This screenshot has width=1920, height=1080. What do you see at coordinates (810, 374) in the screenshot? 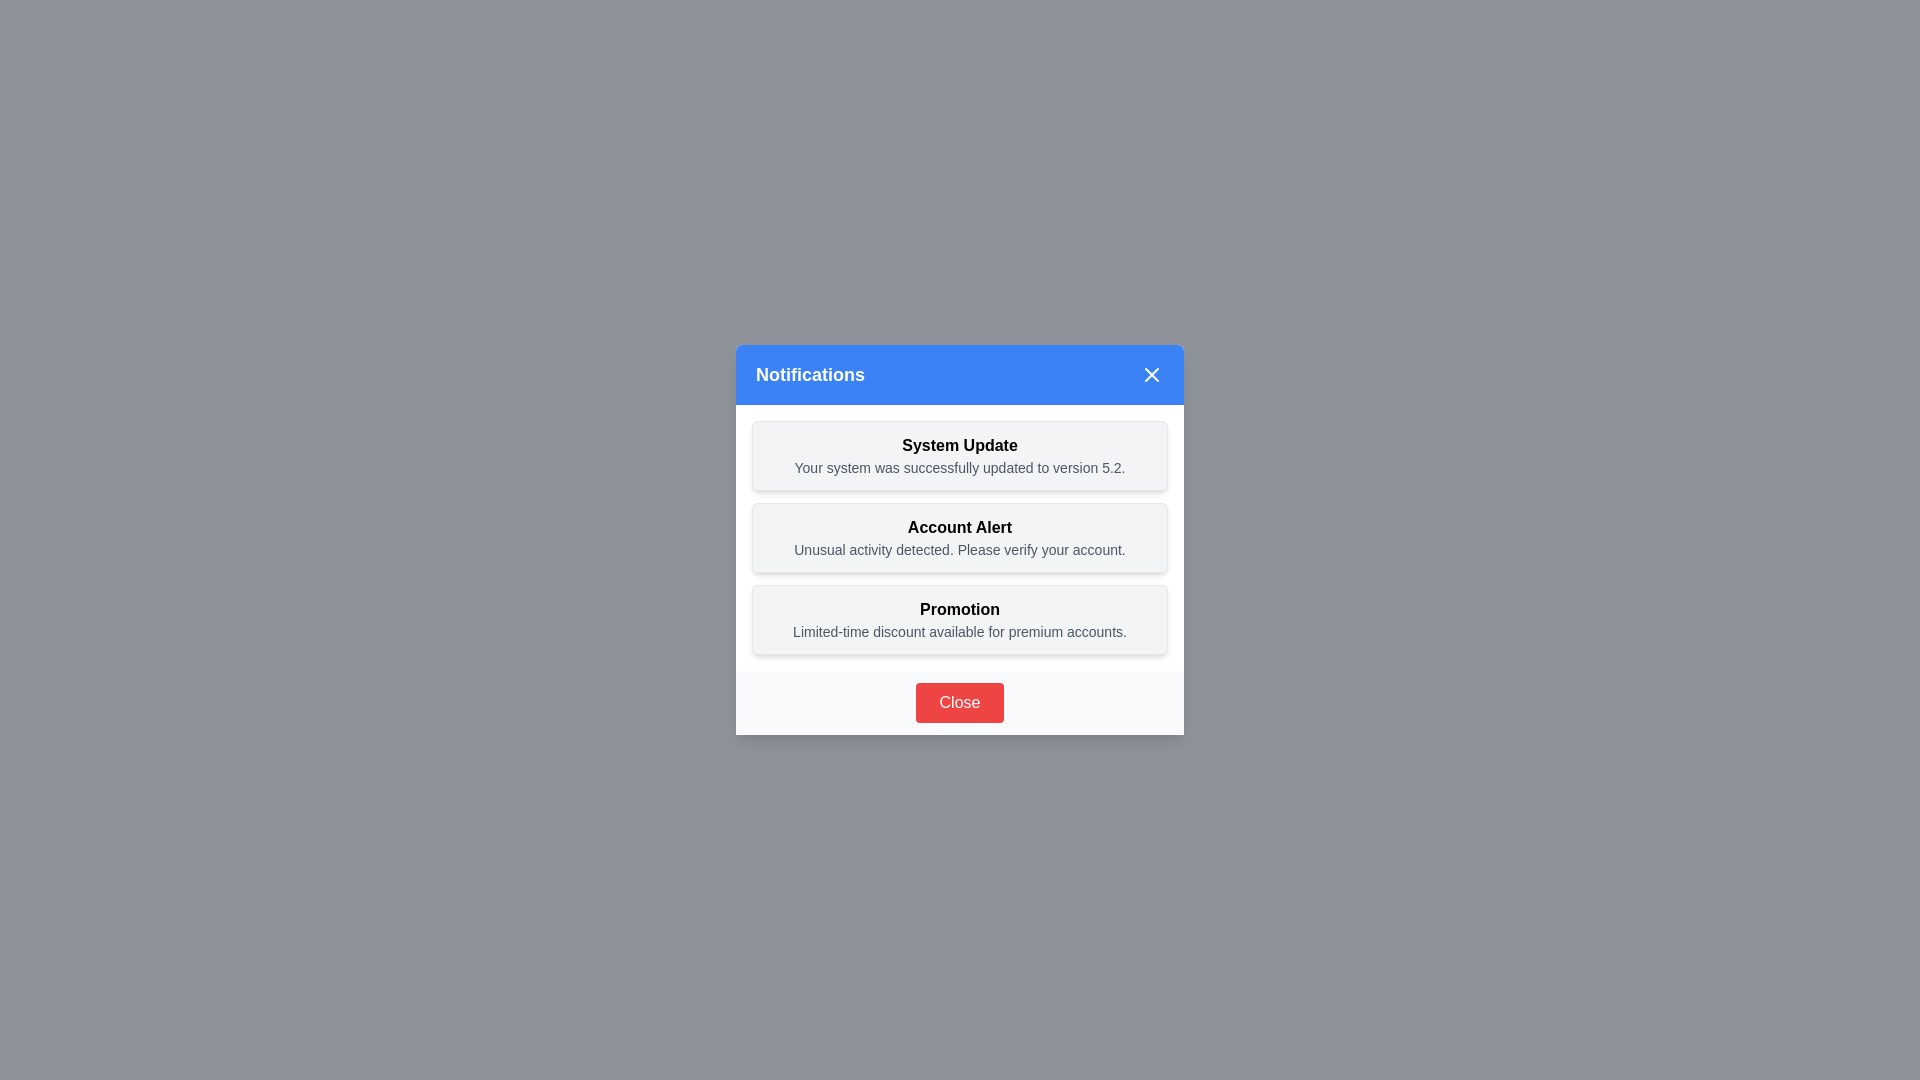
I see `the Static Text Label displaying 'Notifications' which is styled prominently with a white text color on a blue background at the top-left of the modal popup` at bounding box center [810, 374].